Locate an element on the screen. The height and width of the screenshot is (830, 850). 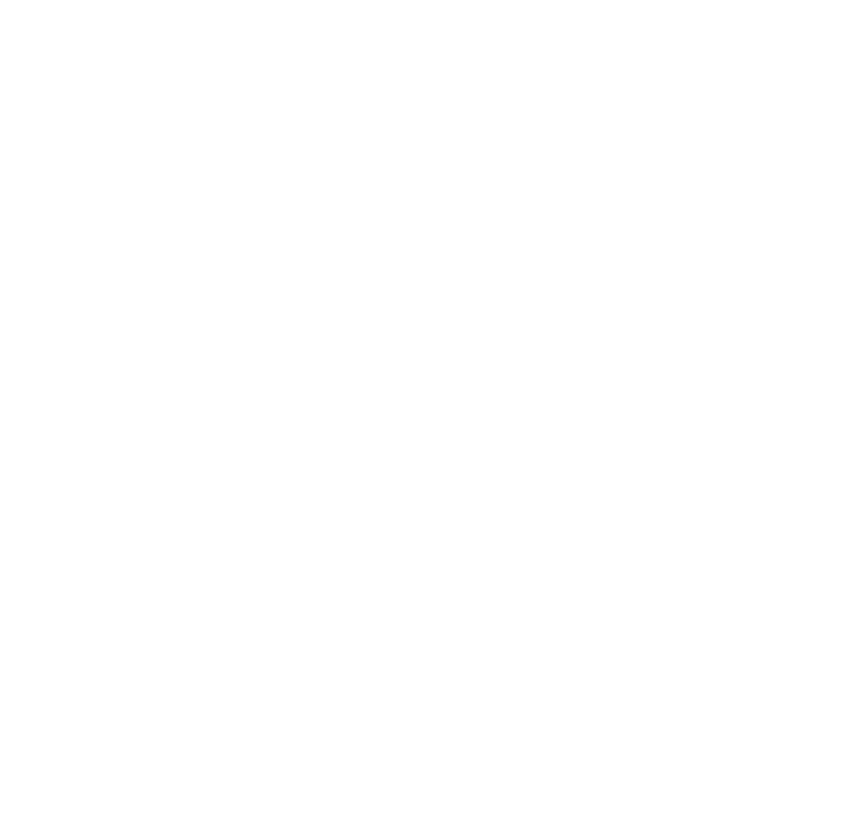
'The Beauty of Science is to Make Things Simple' is located at coordinates (424, 715).